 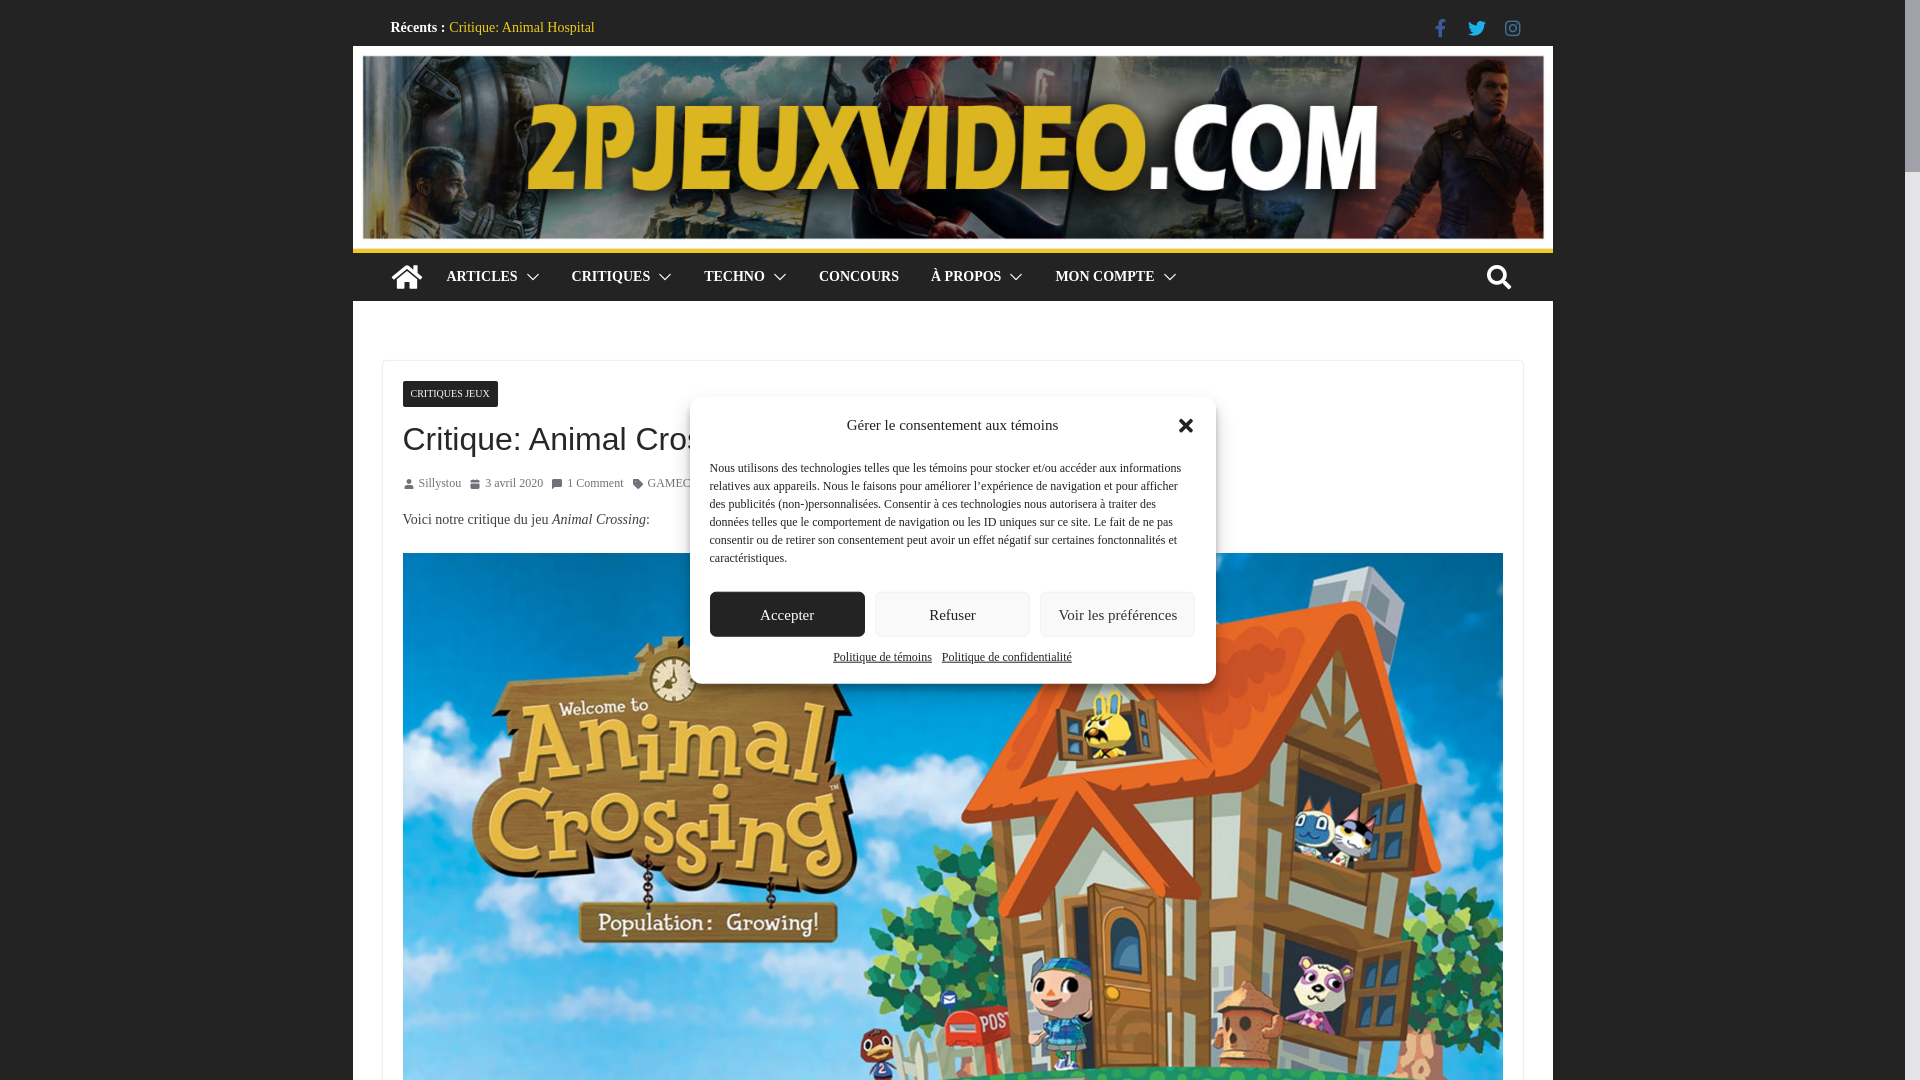 I want to click on 'CONCOURS', so click(x=859, y=277).